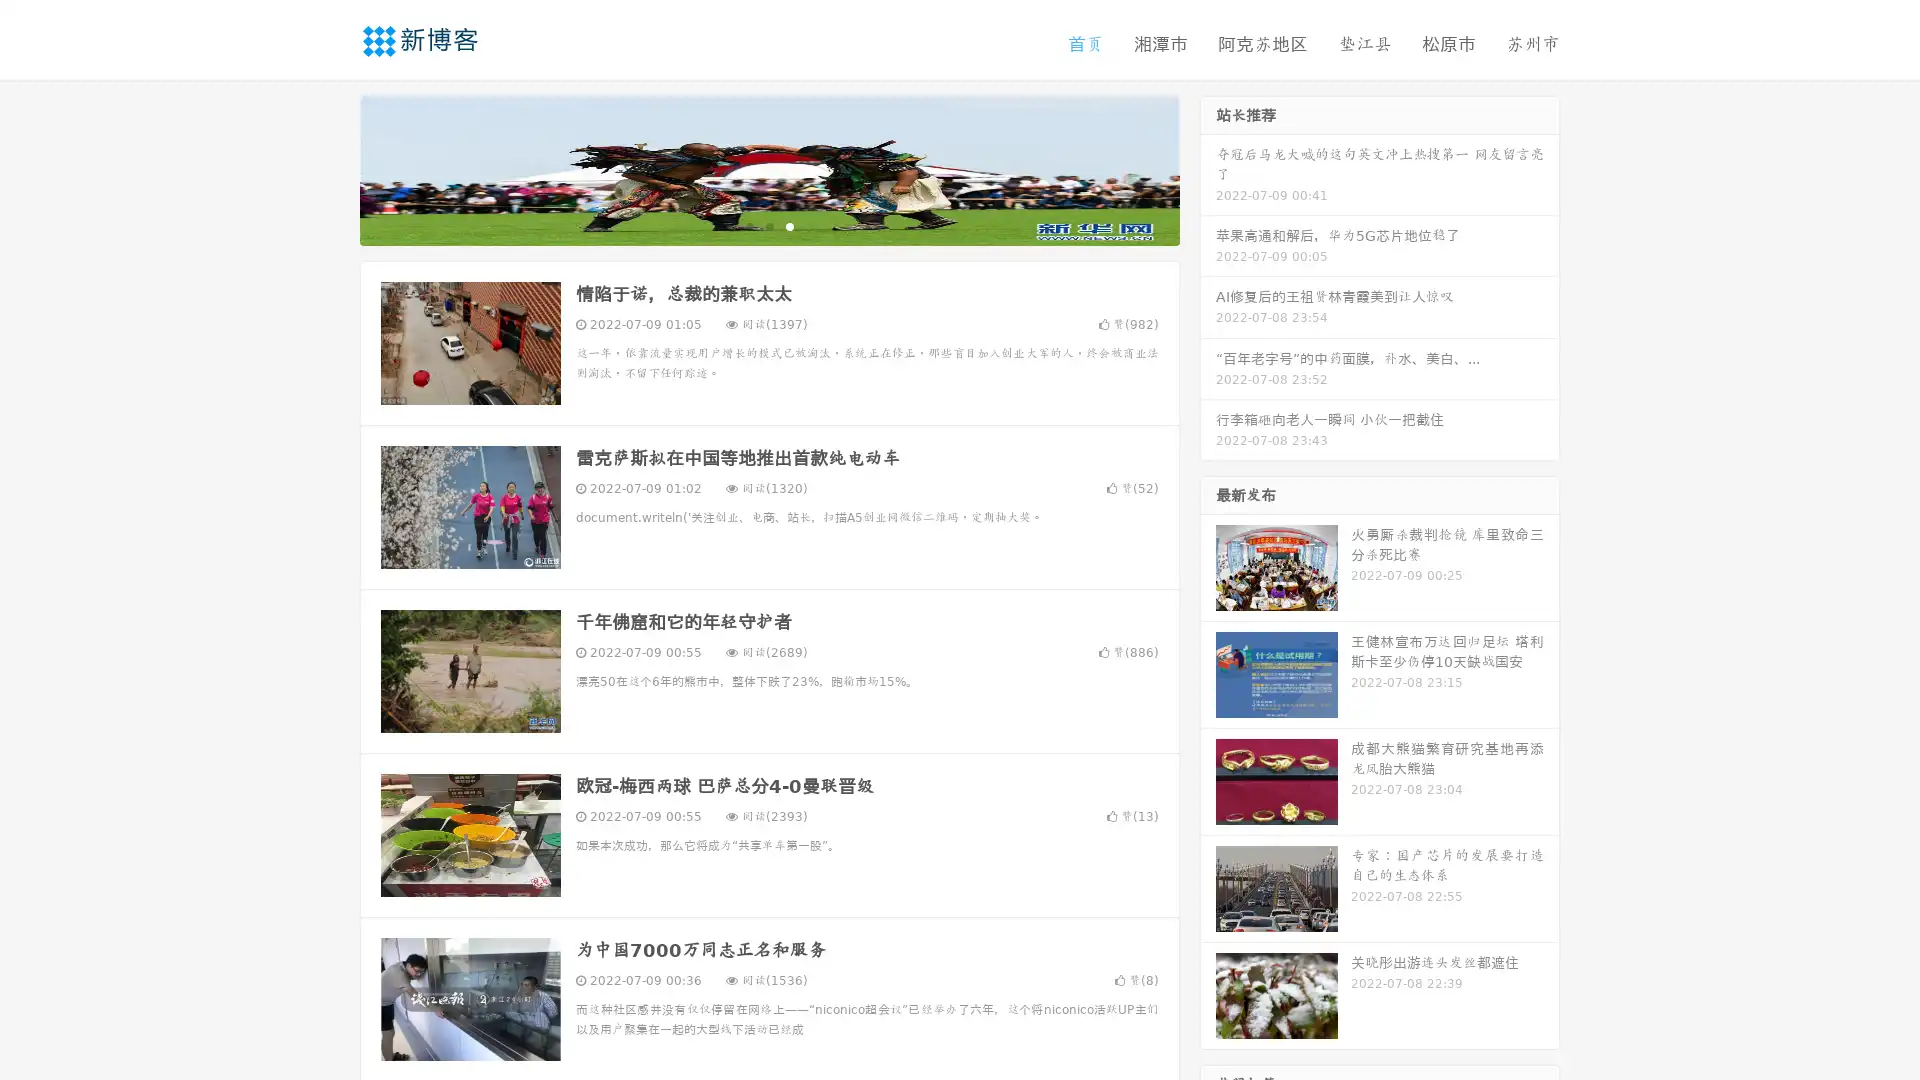  I want to click on Go to slide 2, so click(768, 225).